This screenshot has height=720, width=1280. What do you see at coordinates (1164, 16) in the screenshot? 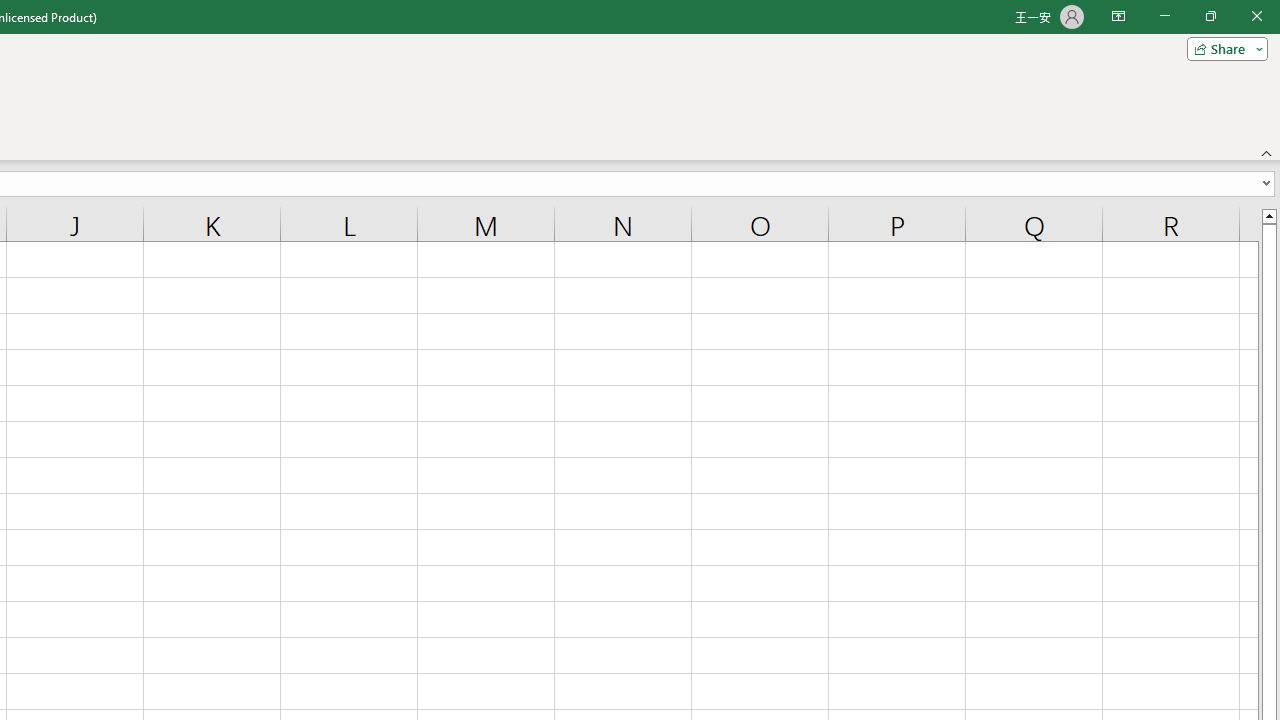
I see `'Minimize'` at bounding box center [1164, 16].